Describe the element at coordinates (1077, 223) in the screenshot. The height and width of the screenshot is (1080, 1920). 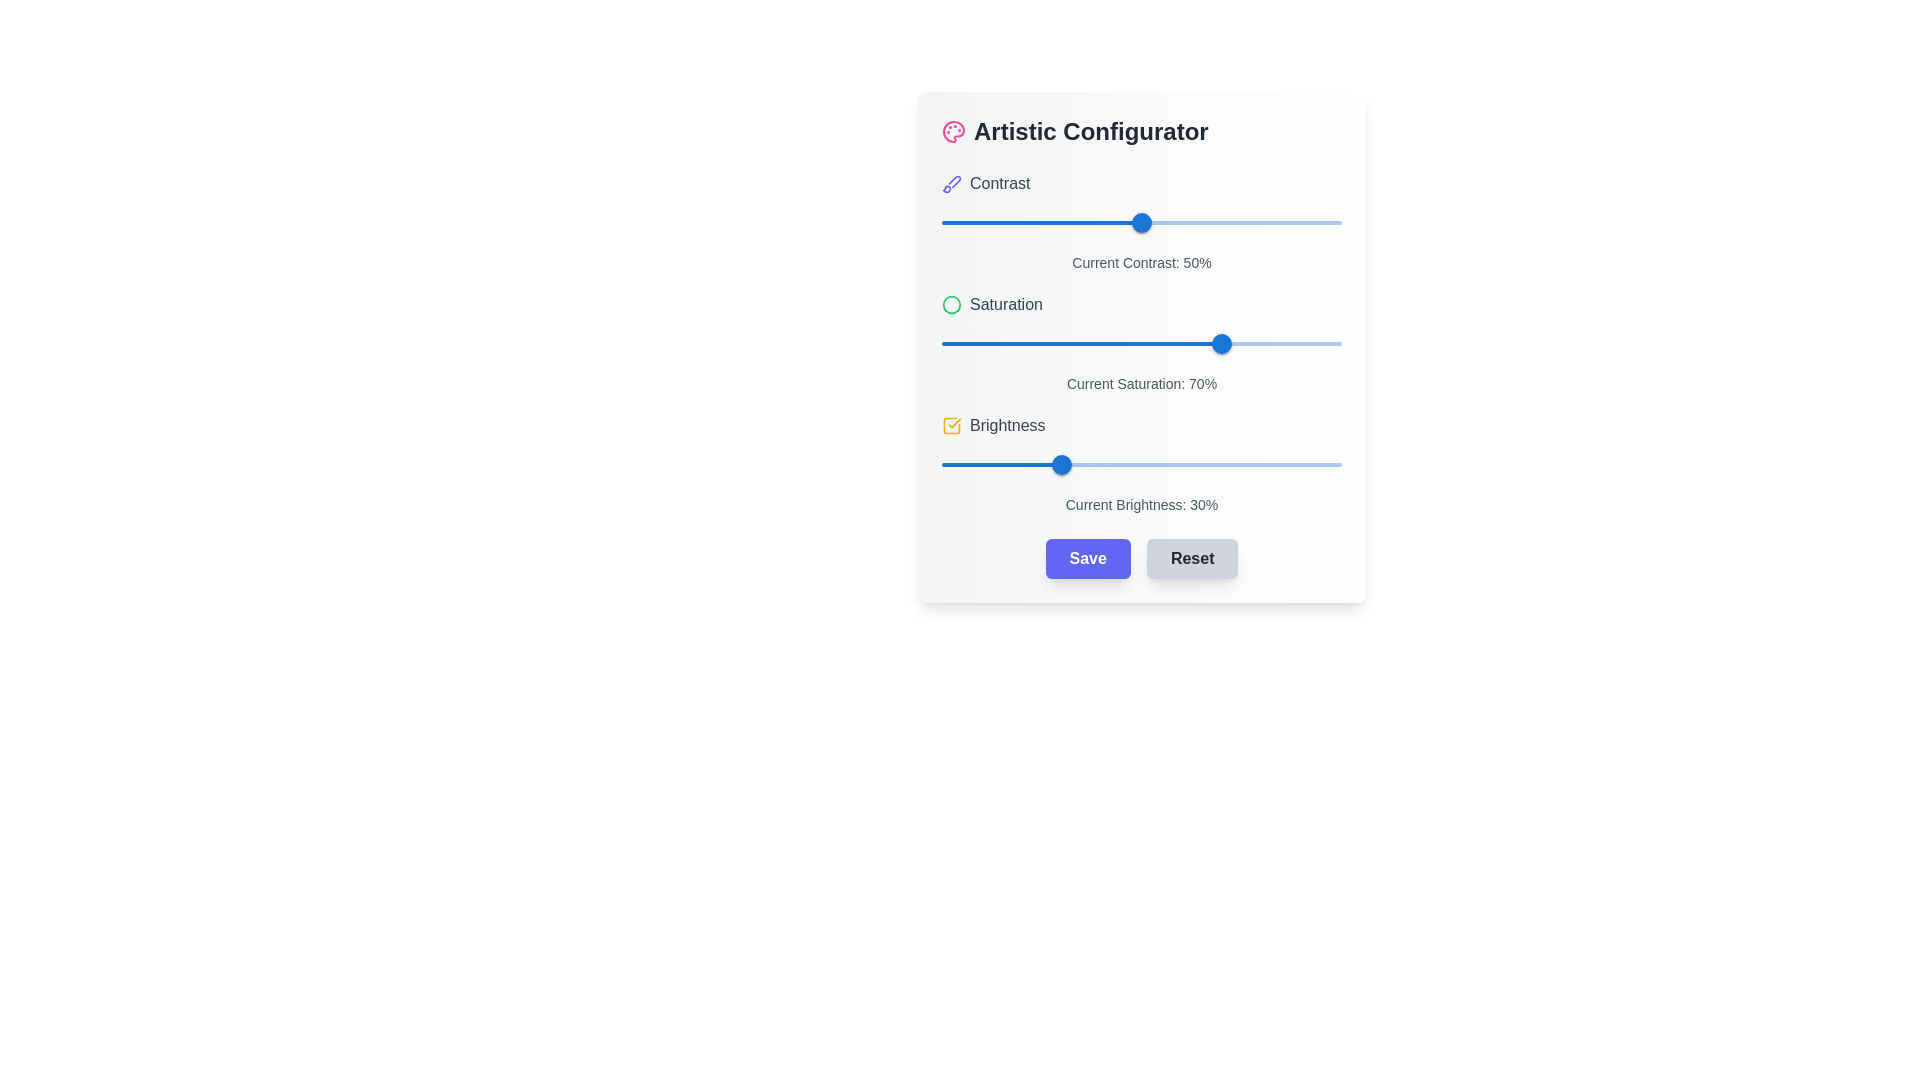
I see `contrast` at that location.